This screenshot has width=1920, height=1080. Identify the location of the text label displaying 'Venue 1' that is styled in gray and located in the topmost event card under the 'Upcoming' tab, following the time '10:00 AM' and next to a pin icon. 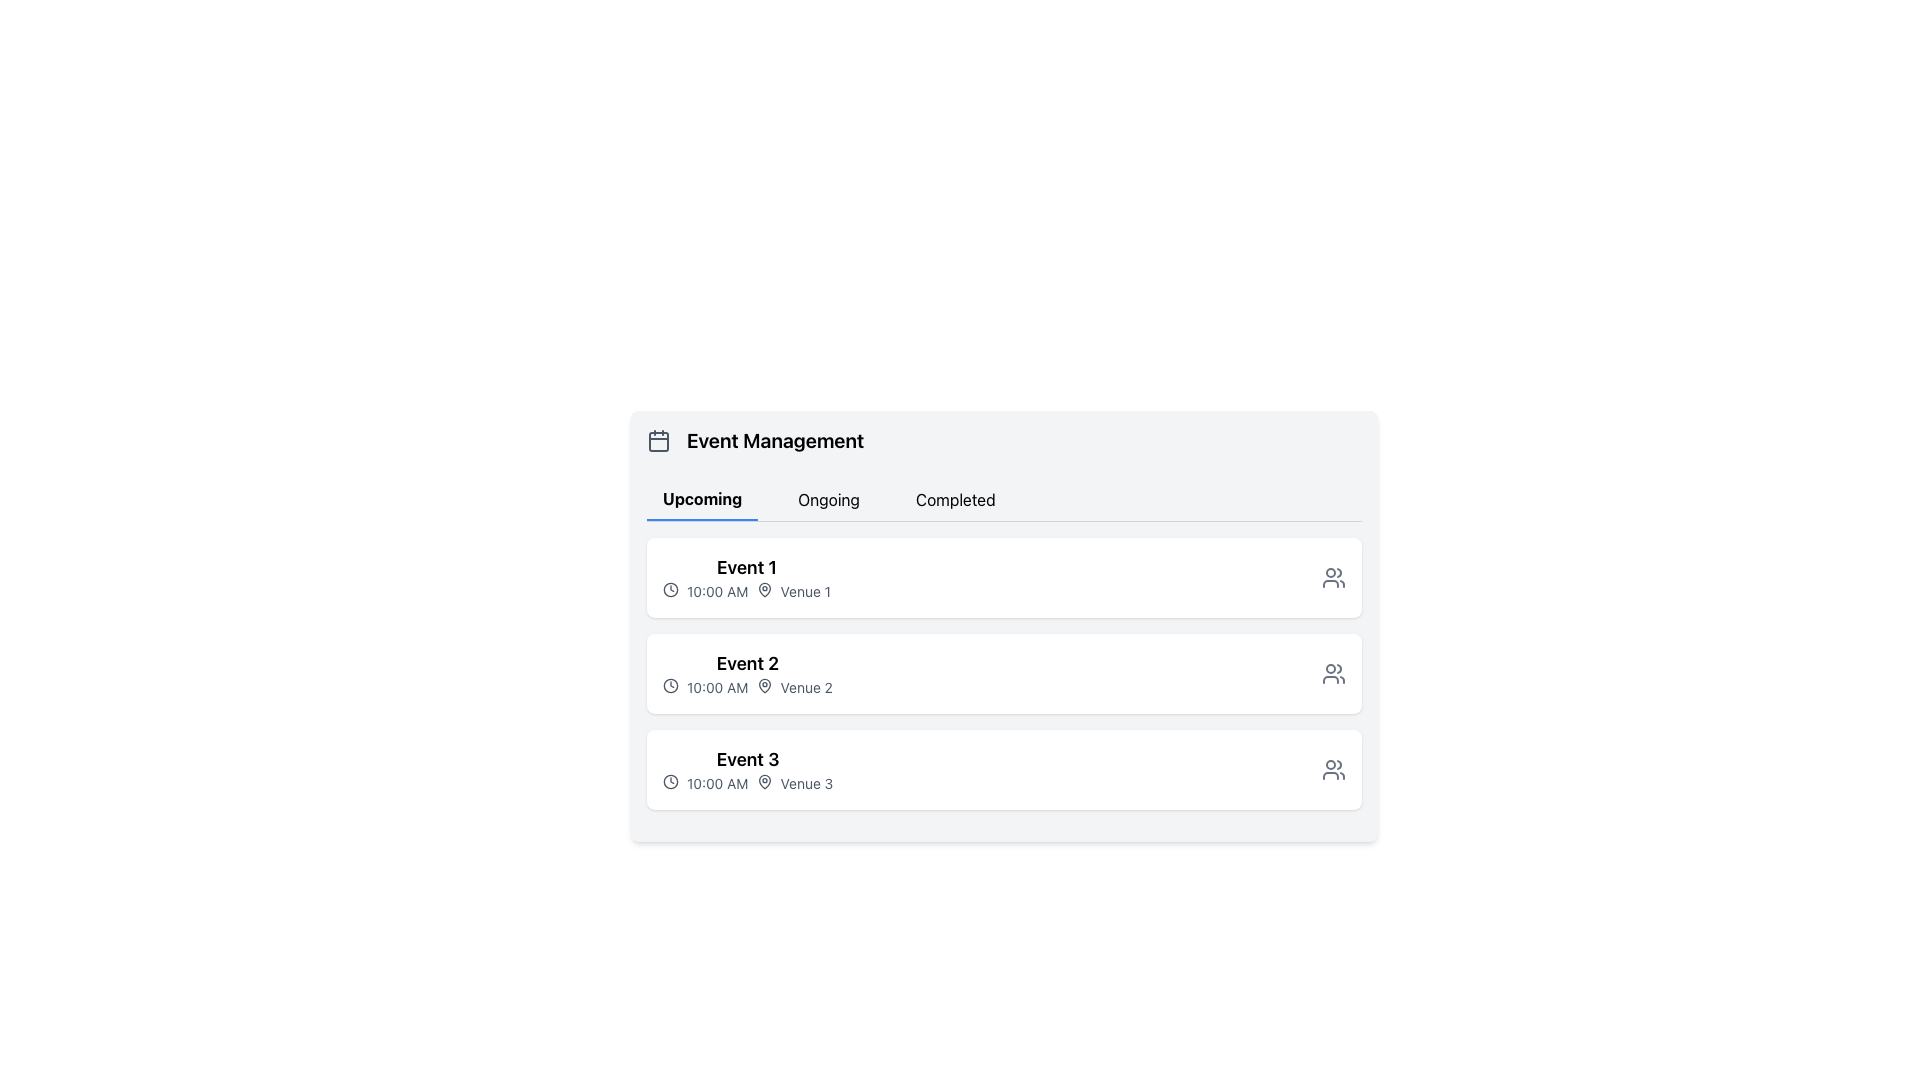
(805, 590).